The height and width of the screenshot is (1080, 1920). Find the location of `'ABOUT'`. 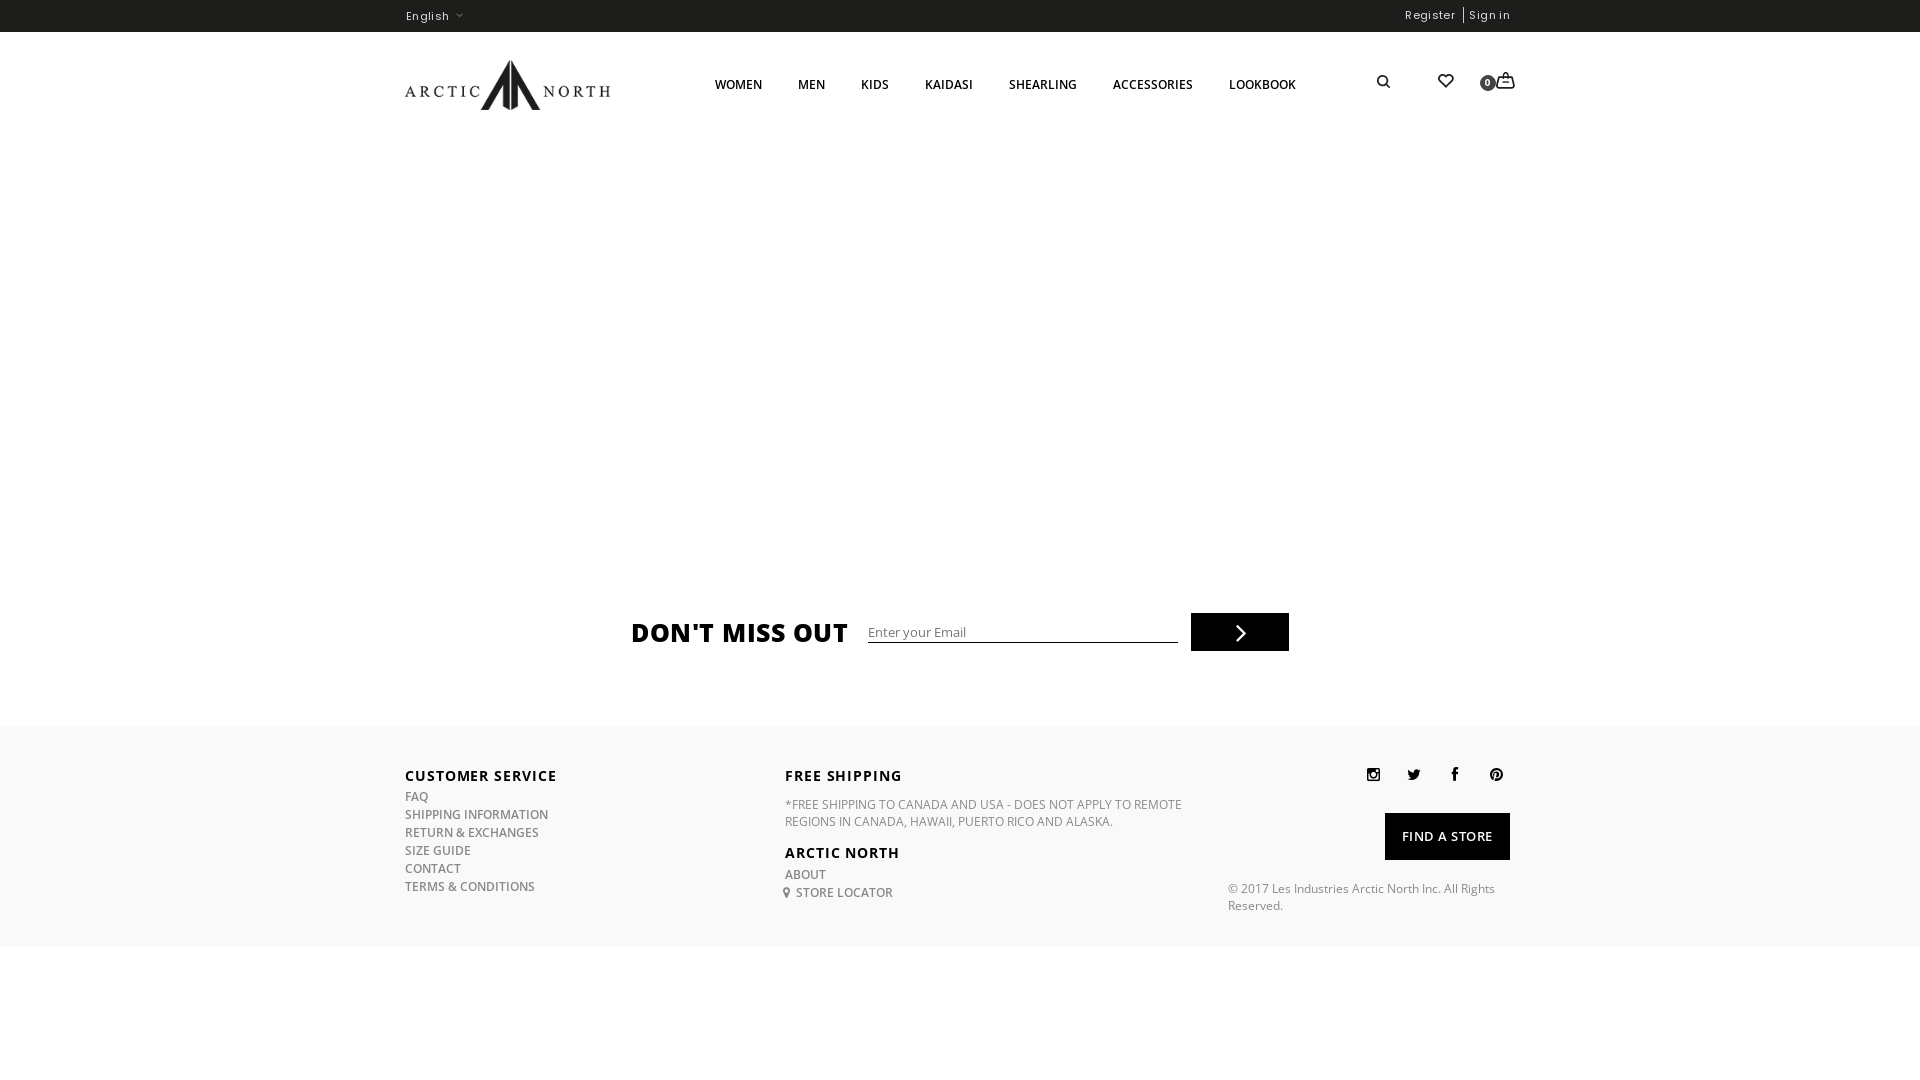

'ABOUT' is located at coordinates (805, 873).